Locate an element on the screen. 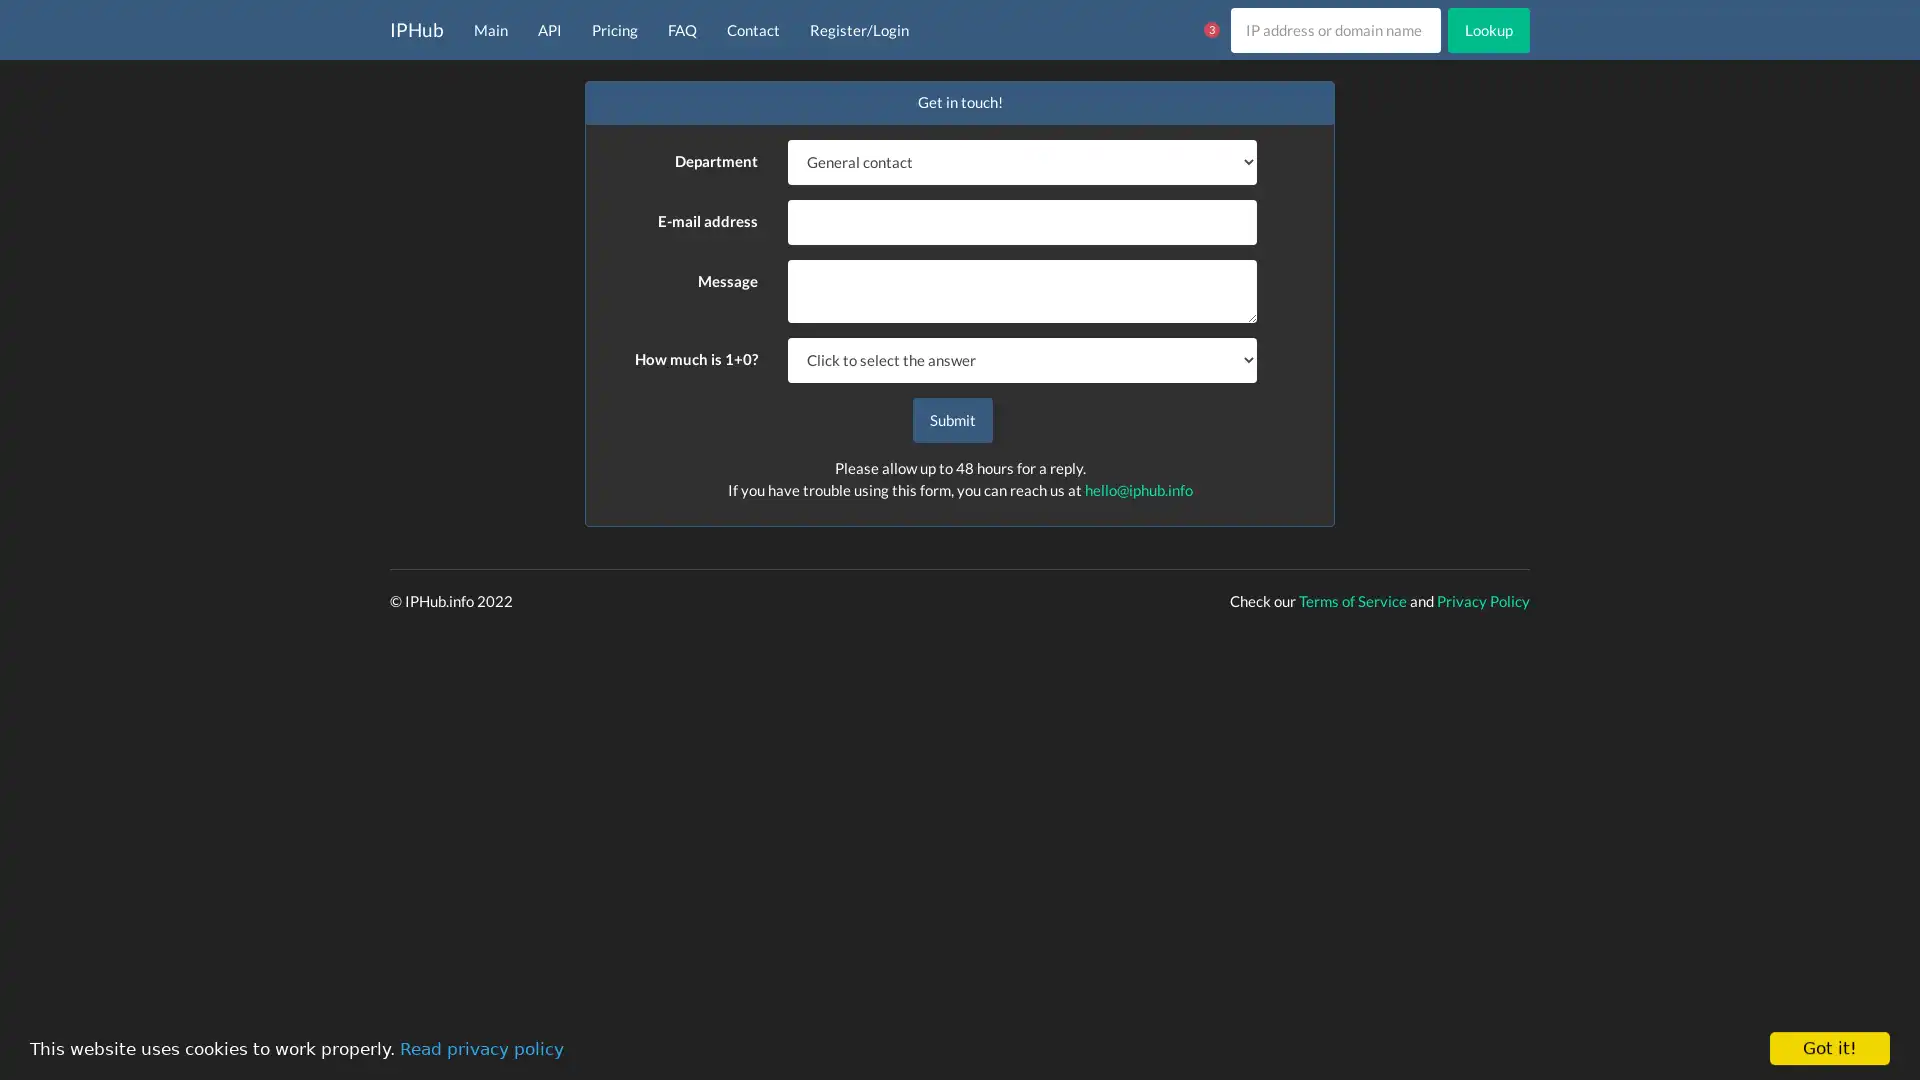 The height and width of the screenshot is (1080, 1920). Lookup is located at coordinates (1488, 29).